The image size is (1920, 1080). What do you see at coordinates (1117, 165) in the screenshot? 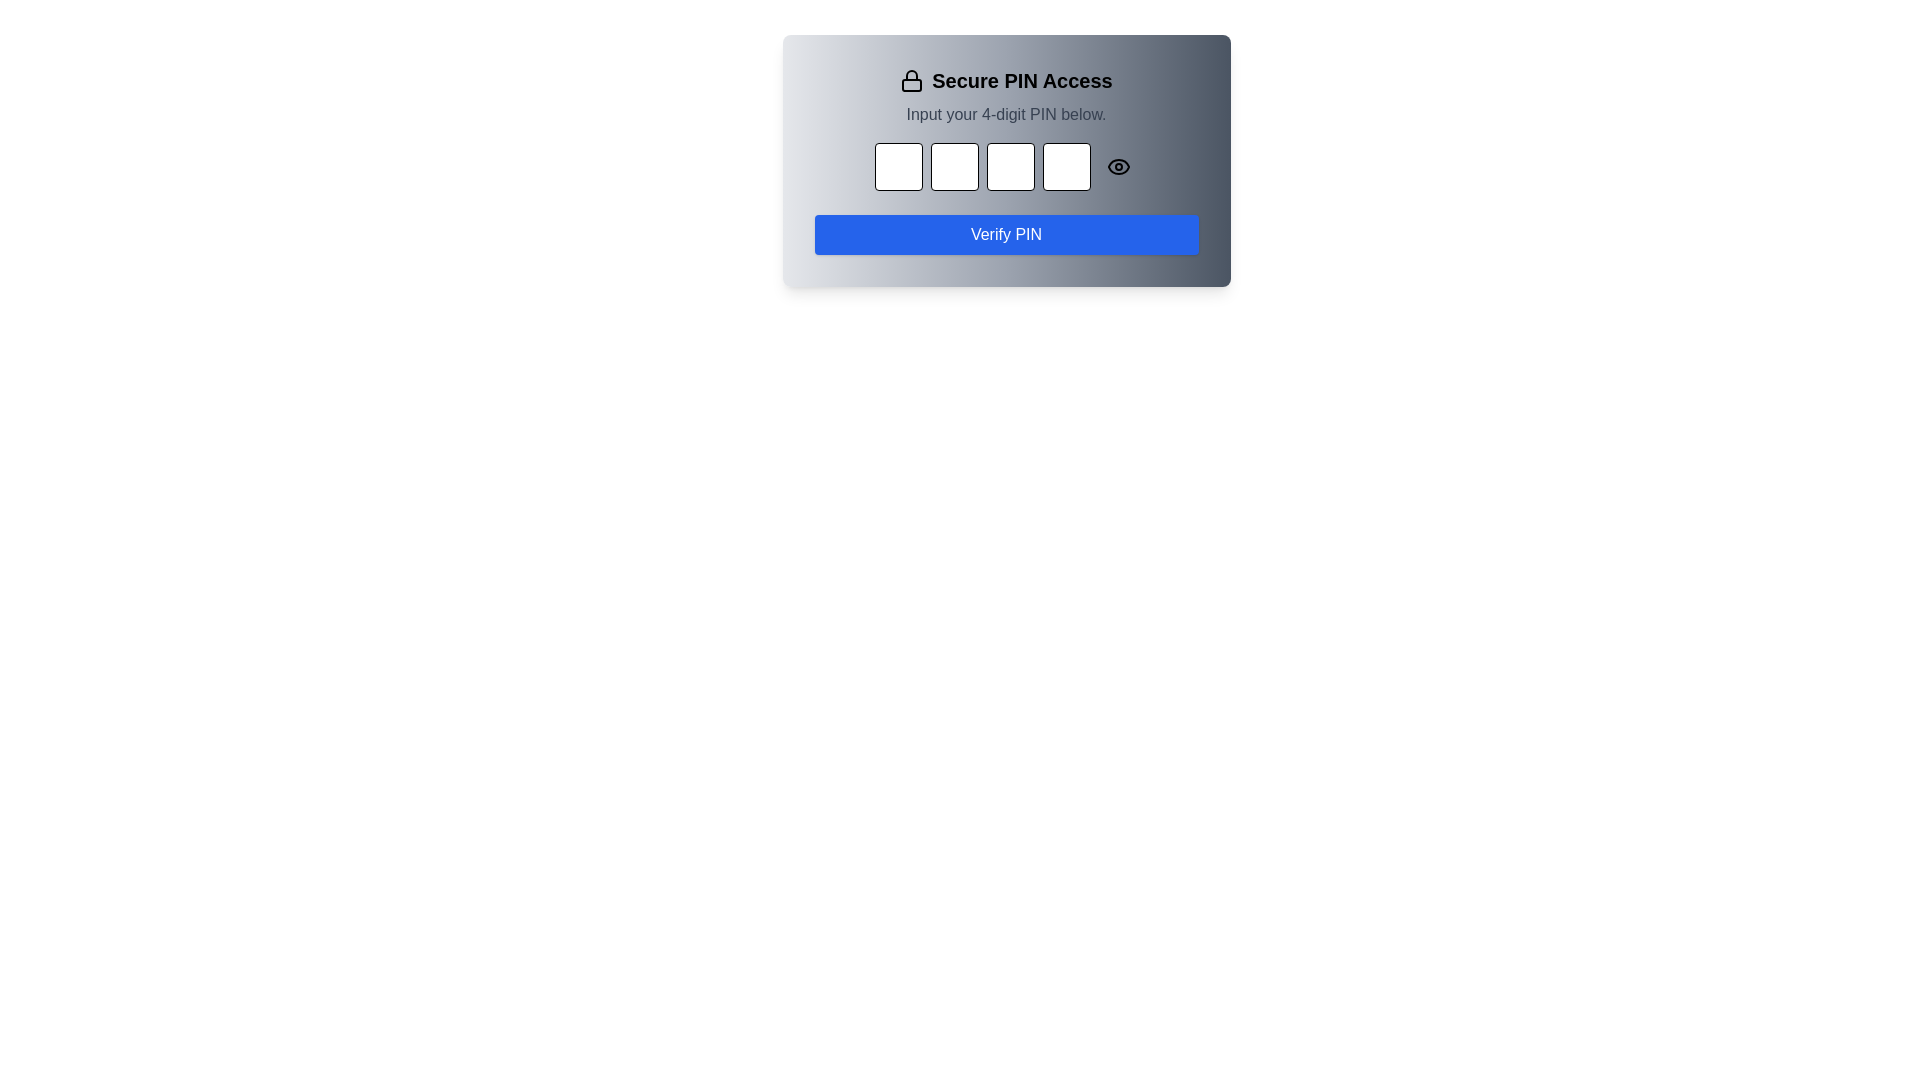
I see `the 'show/hide' PIN icon button located to the immediate right of the last PIN input field` at bounding box center [1117, 165].